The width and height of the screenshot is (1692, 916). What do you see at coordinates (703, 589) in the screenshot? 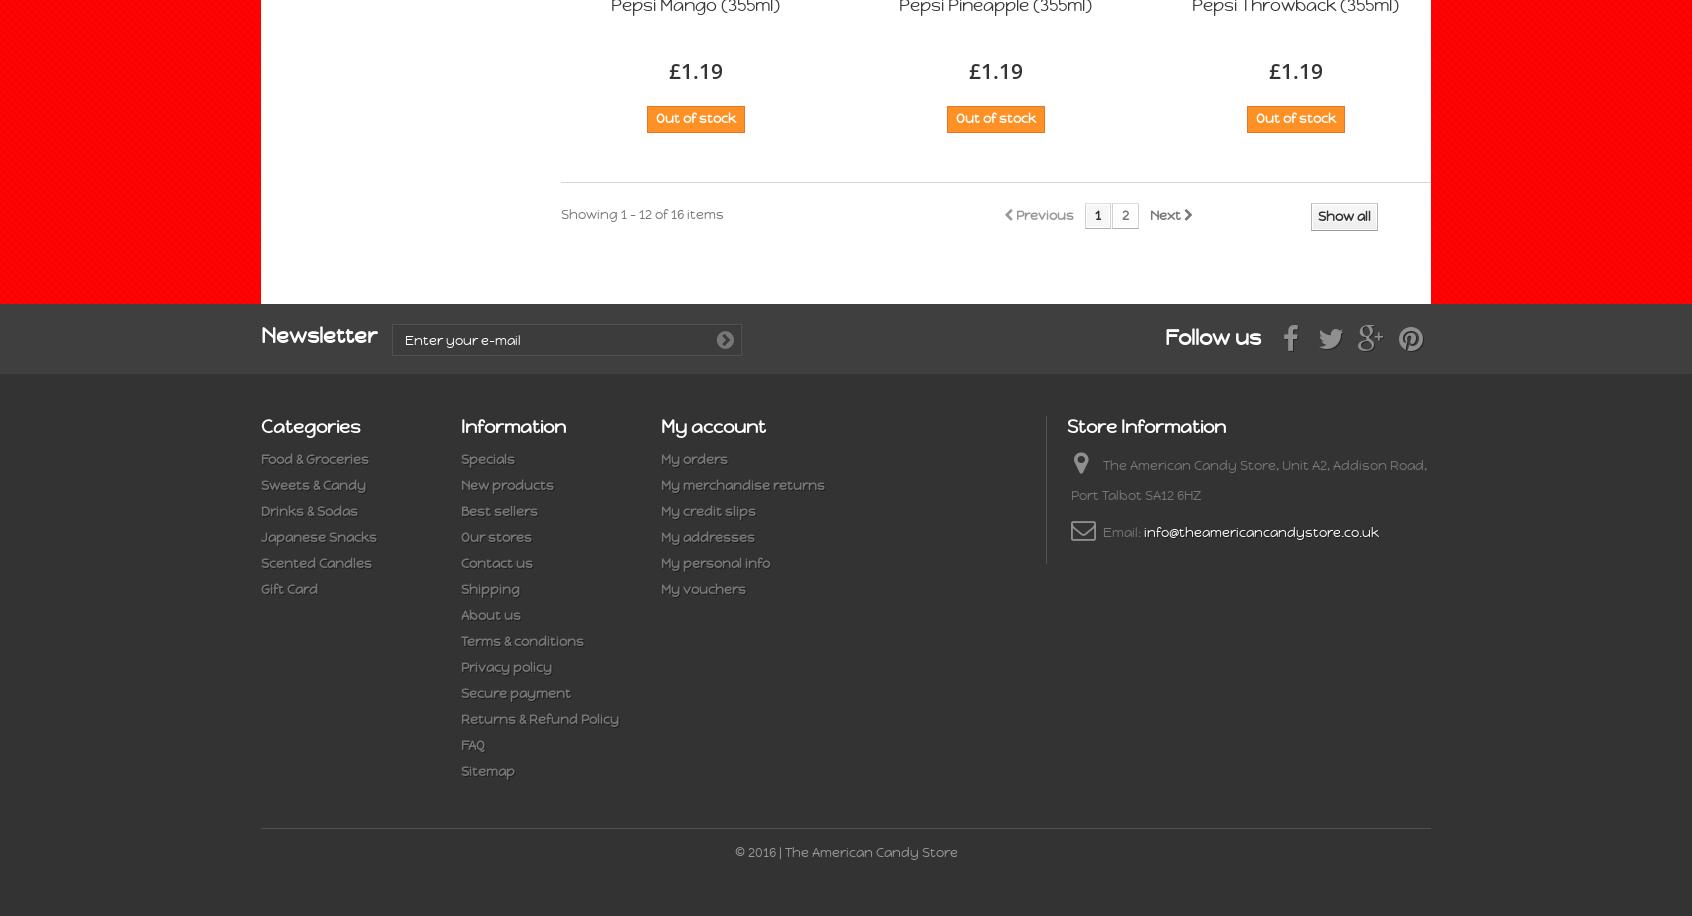
I see `'My vouchers'` at bounding box center [703, 589].